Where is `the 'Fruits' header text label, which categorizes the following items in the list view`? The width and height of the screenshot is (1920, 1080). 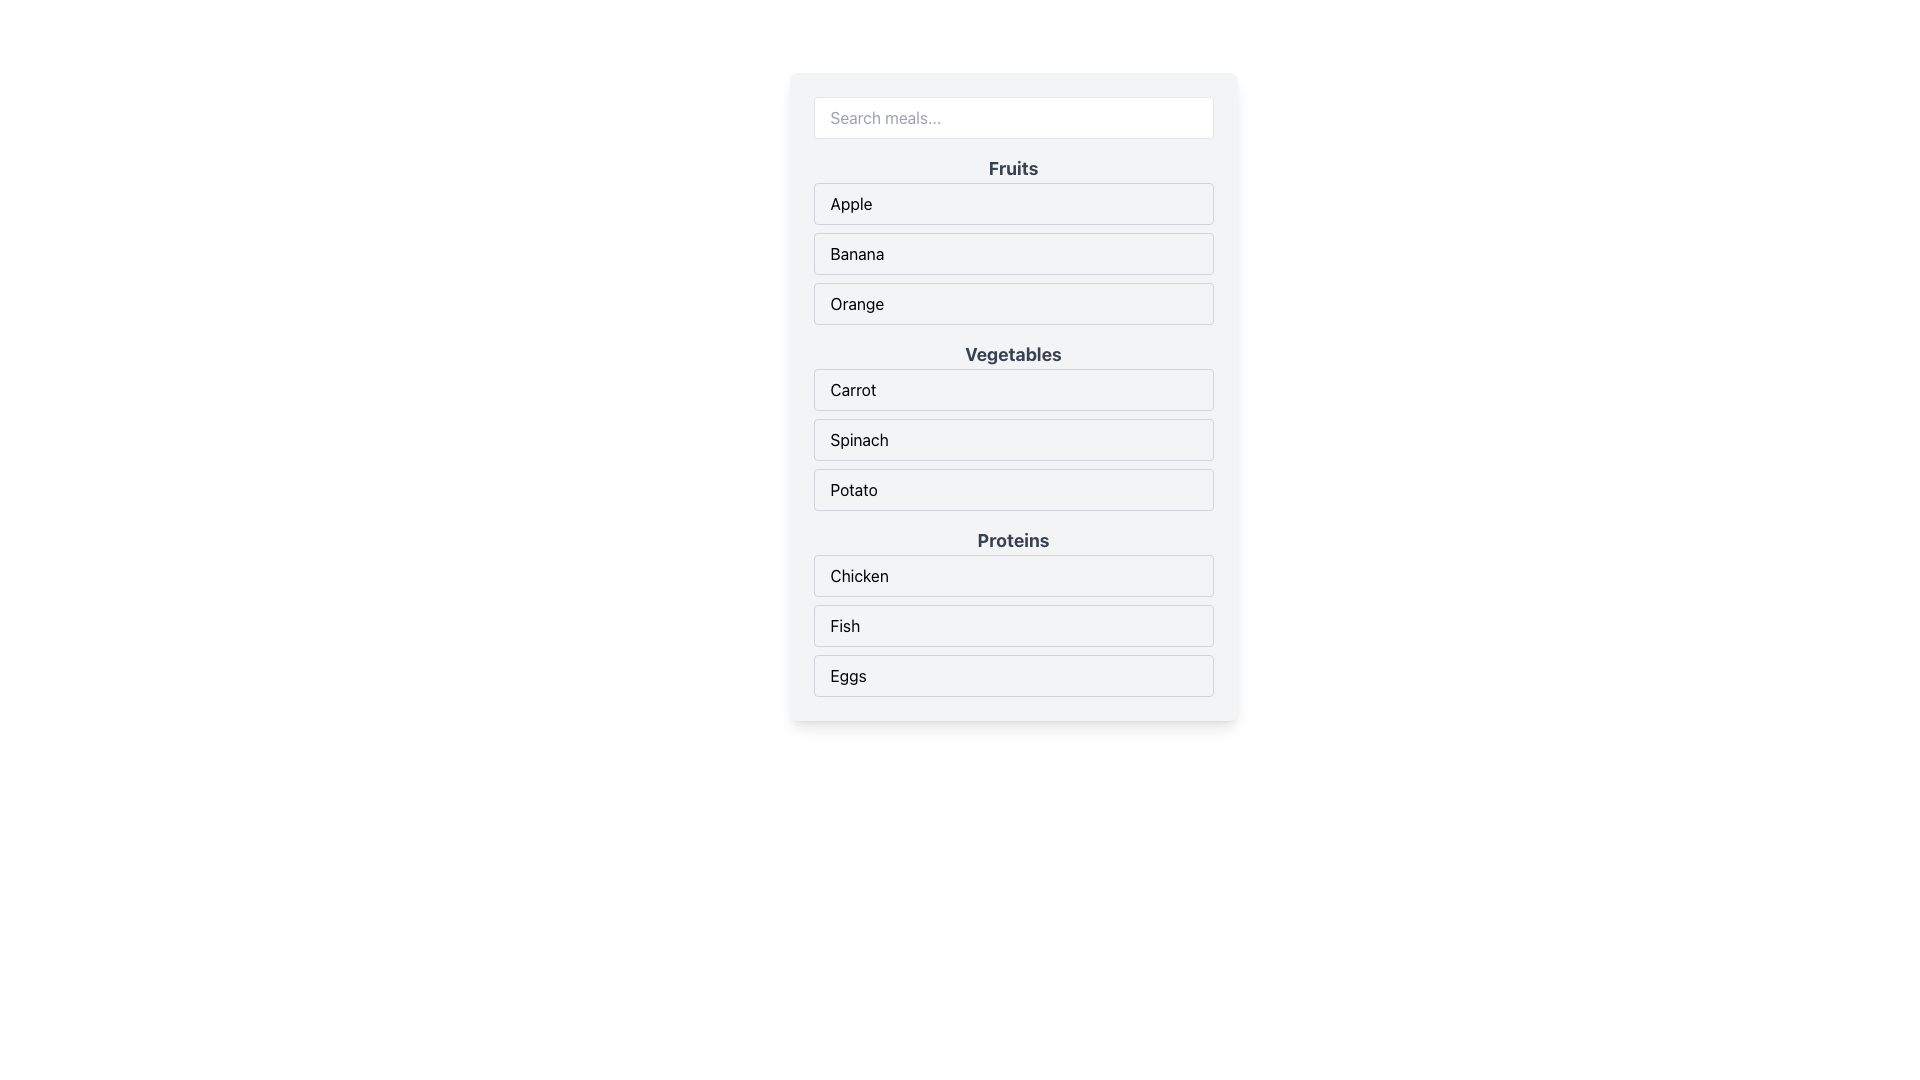
the 'Fruits' header text label, which categorizes the following items in the list view is located at coordinates (1013, 168).